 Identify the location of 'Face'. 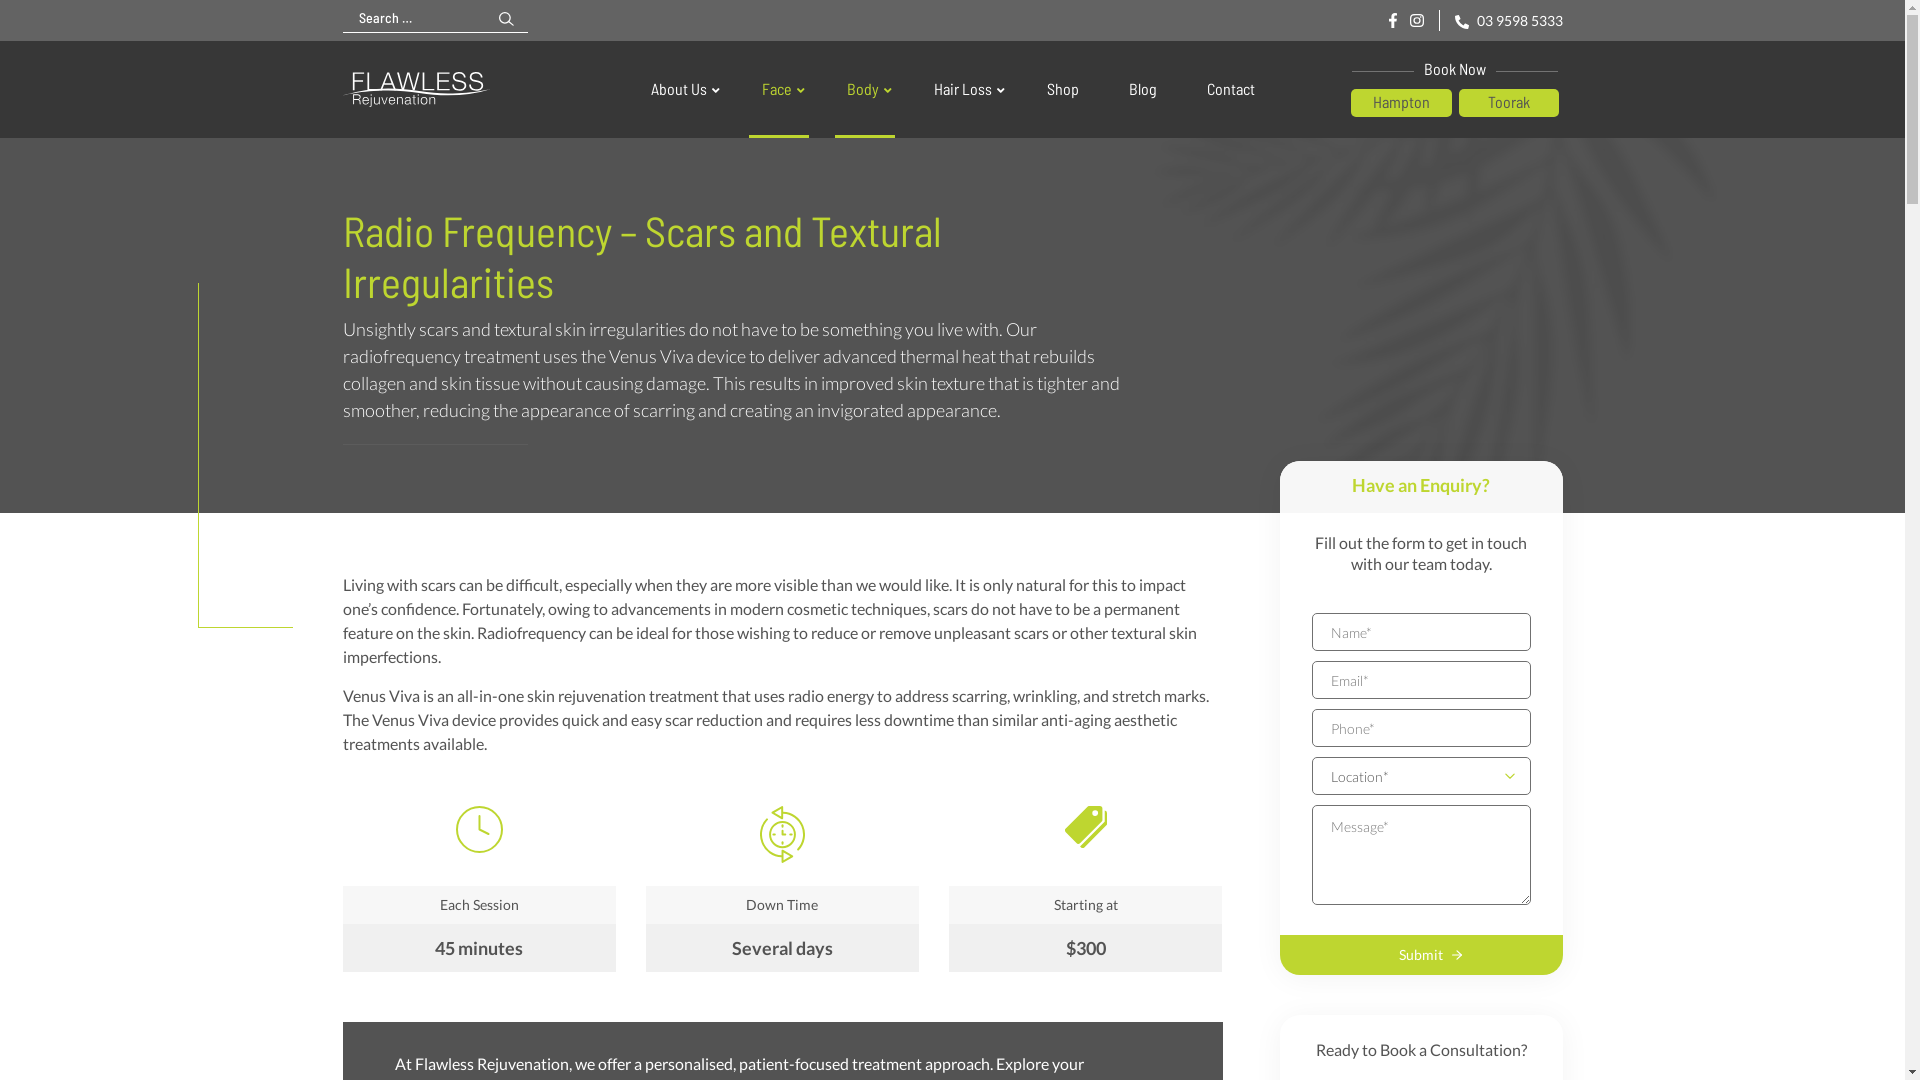
(778, 88).